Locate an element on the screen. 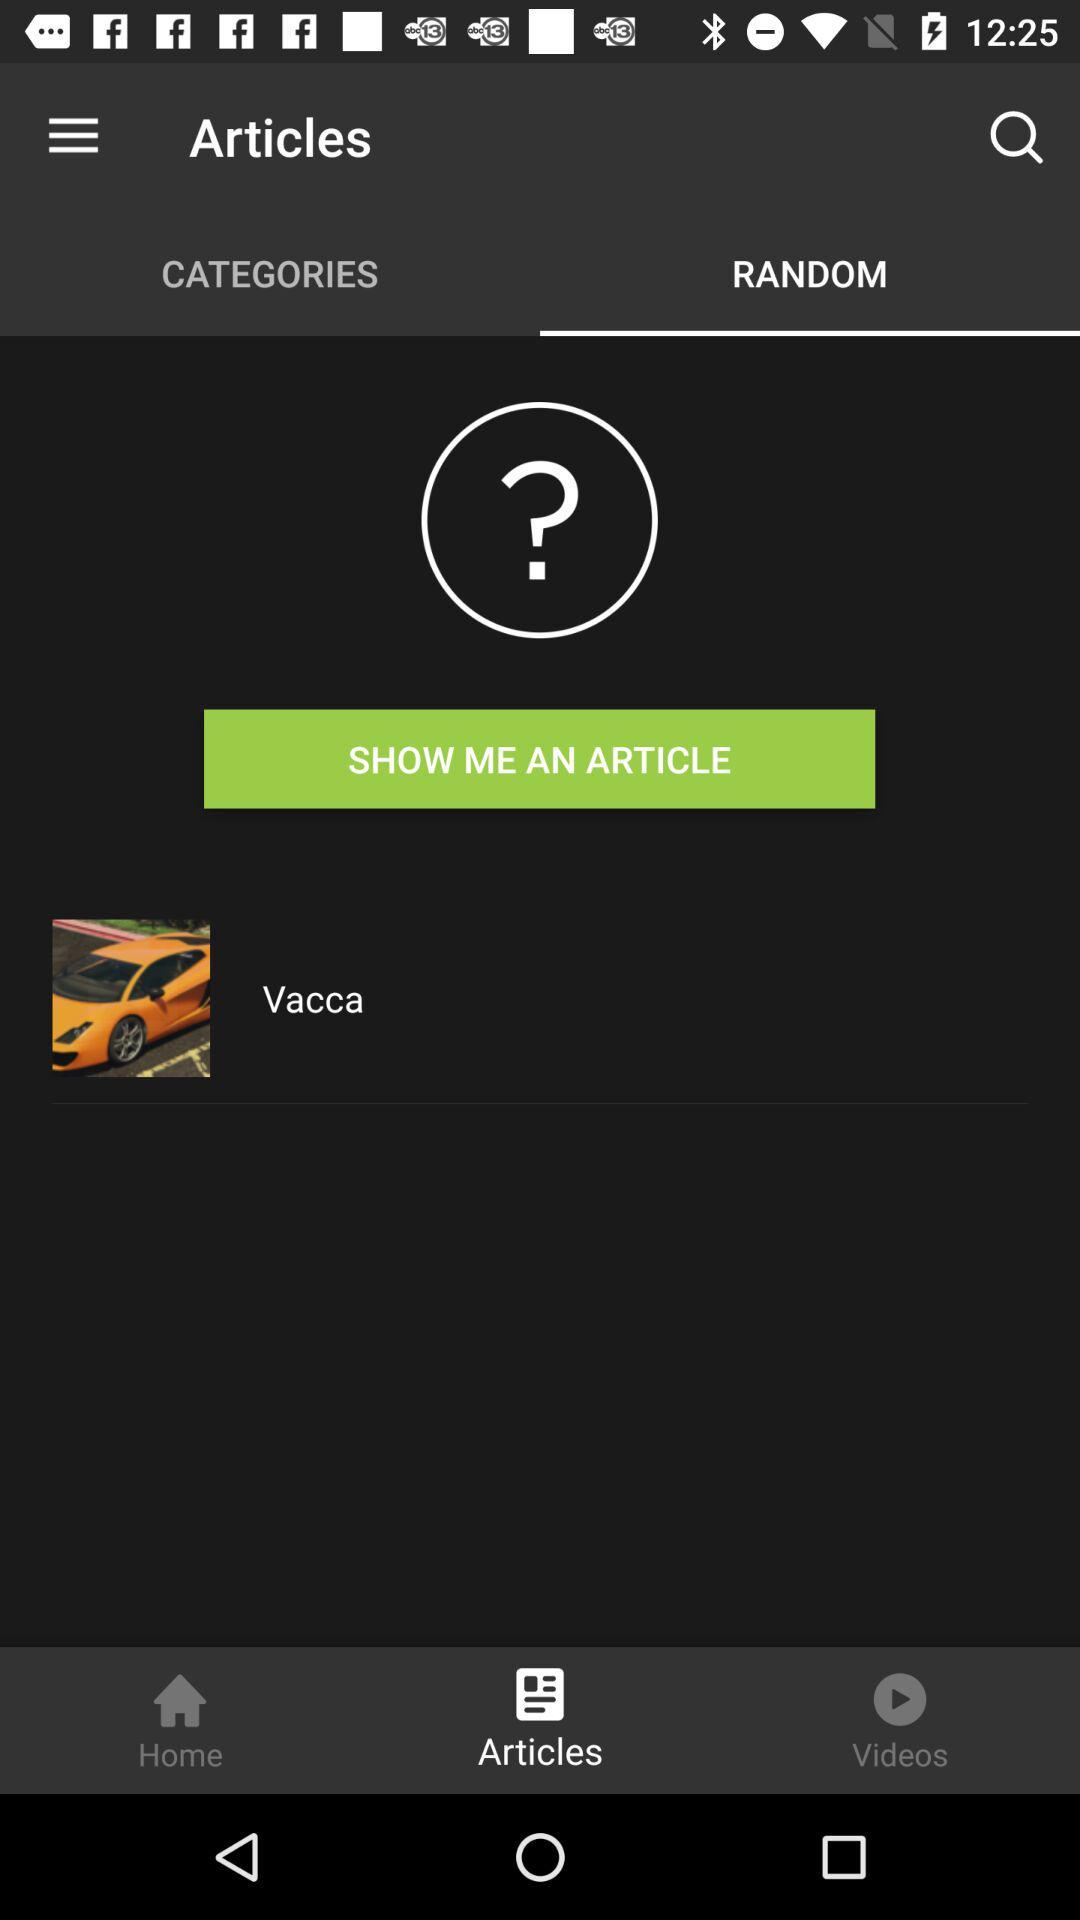 The height and width of the screenshot is (1920, 1080). item next to articles icon is located at coordinates (72, 135).